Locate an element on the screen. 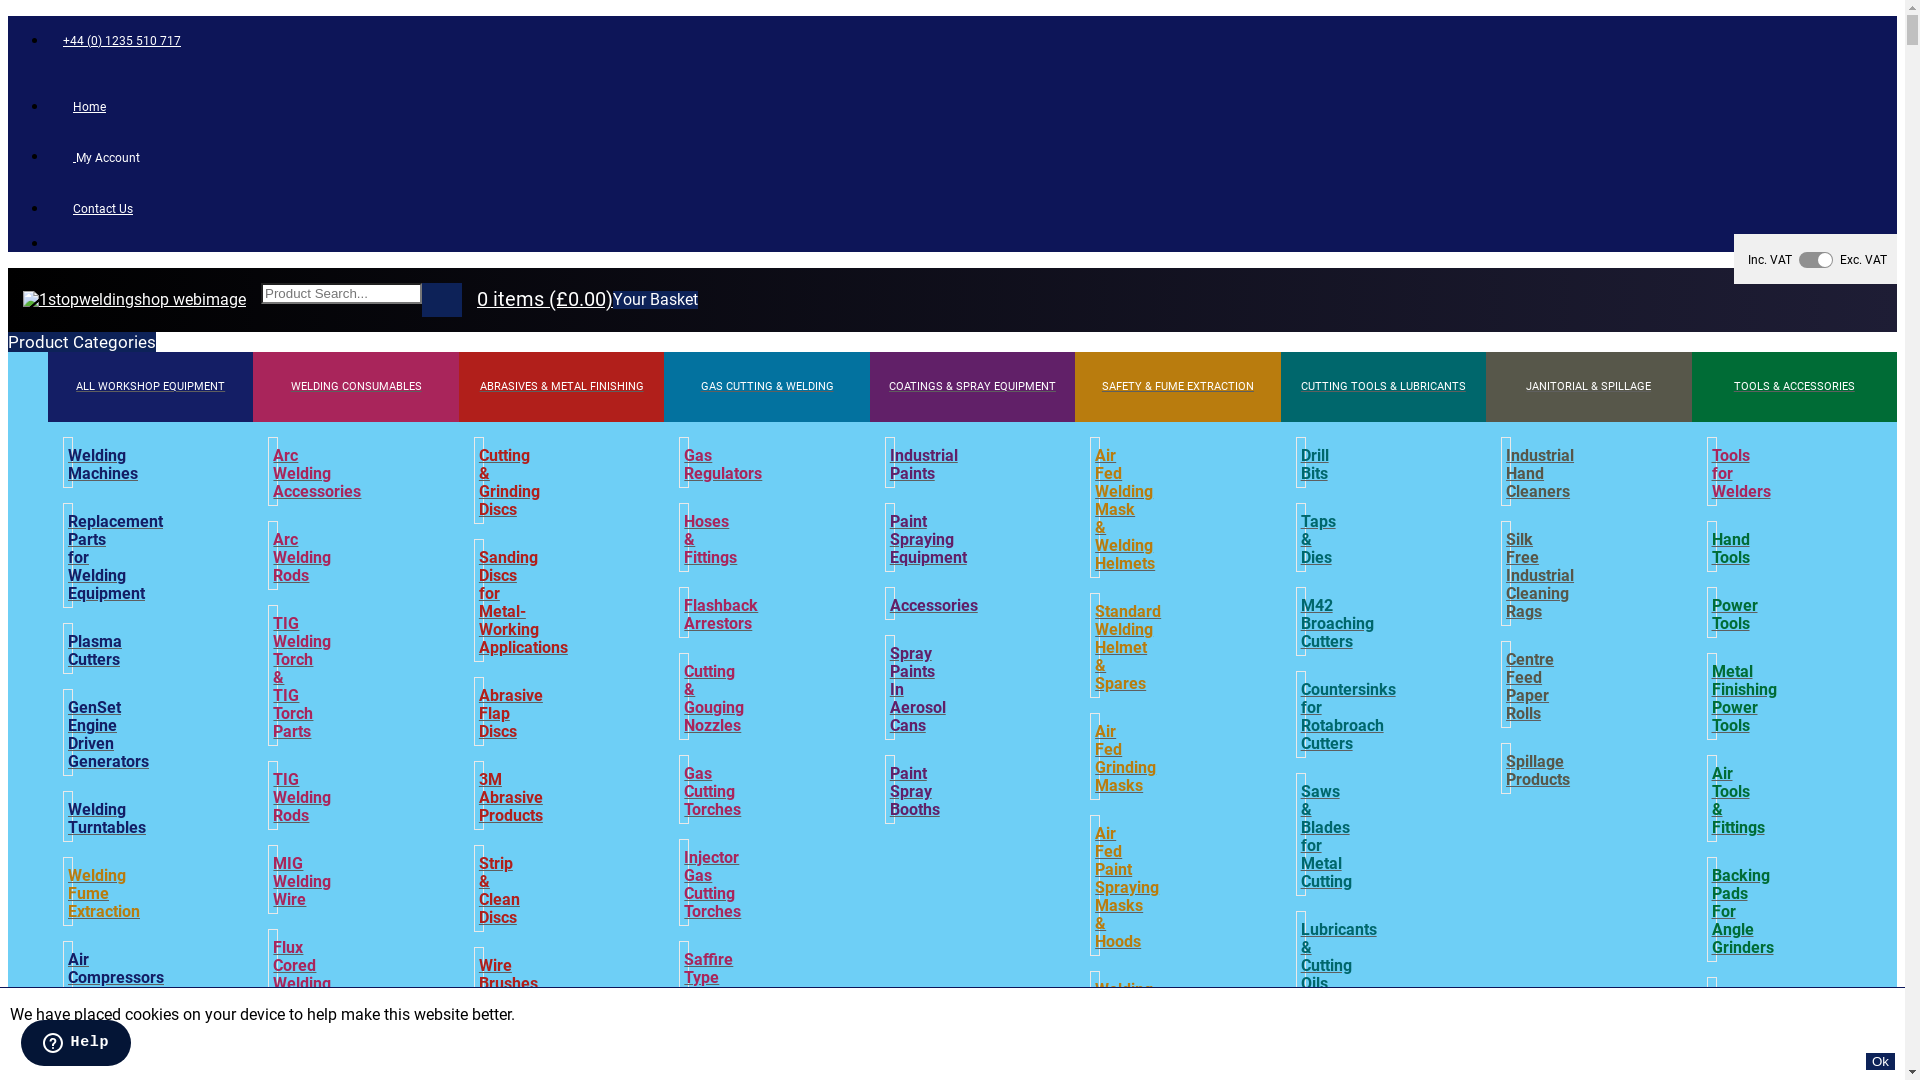  'Spray Paints In Aerosol Cans' is located at coordinates (916, 689).